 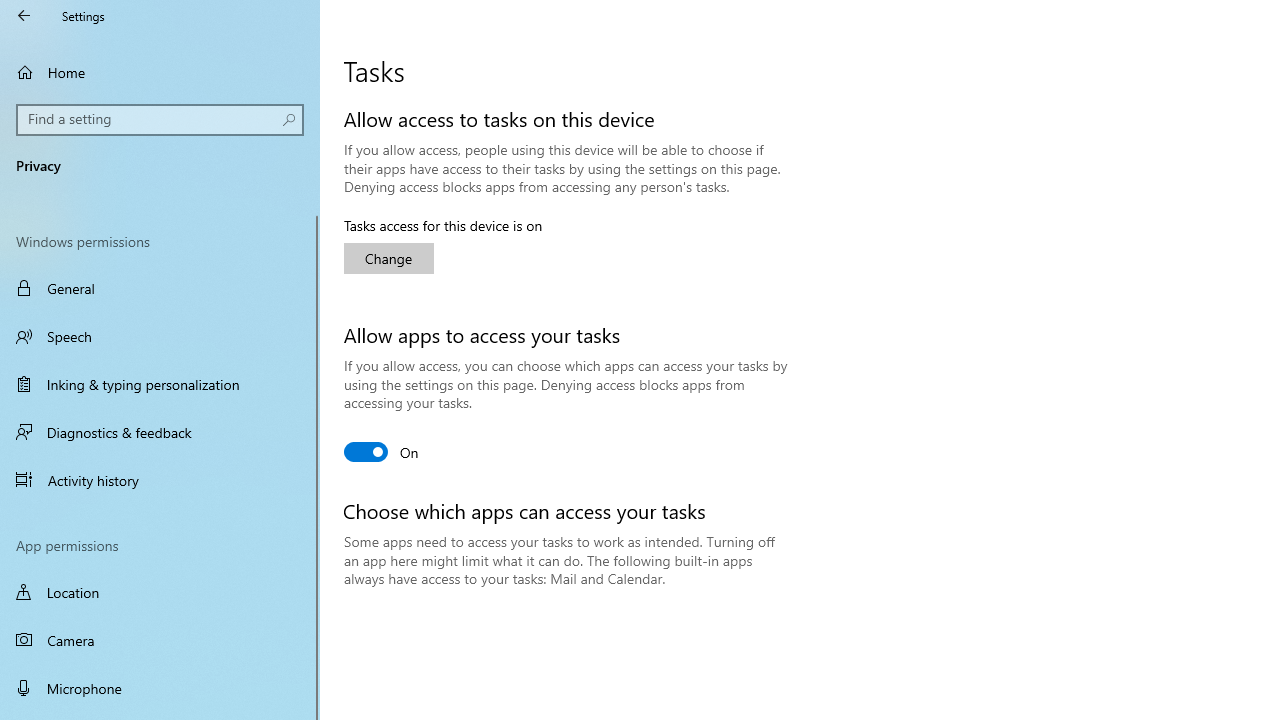 What do you see at coordinates (160, 334) in the screenshot?
I see `'Speech'` at bounding box center [160, 334].